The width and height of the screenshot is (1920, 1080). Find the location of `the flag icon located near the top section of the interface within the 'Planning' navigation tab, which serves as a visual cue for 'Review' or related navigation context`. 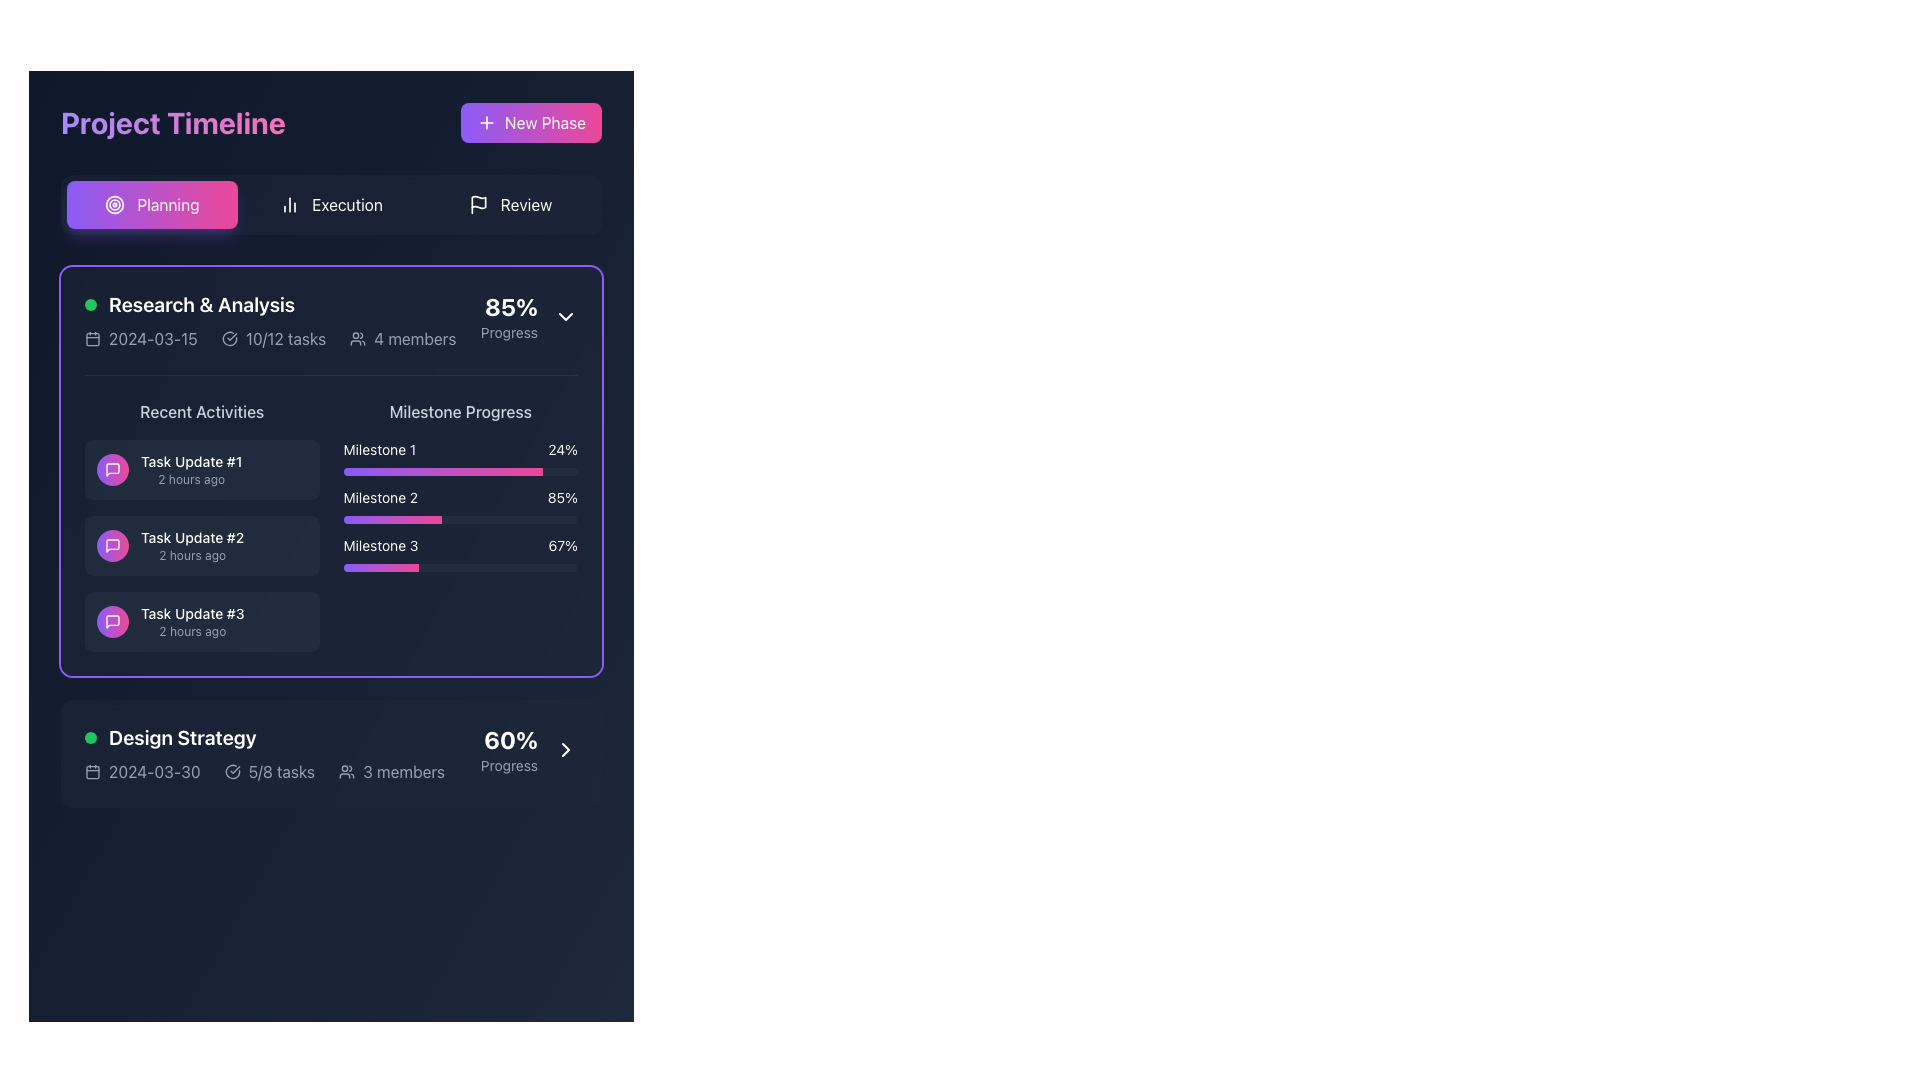

the flag icon located near the top section of the interface within the 'Planning' navigation tab, which serves as a visual cue for 'Review' or related navigation context is located at coordinates (477, 202).